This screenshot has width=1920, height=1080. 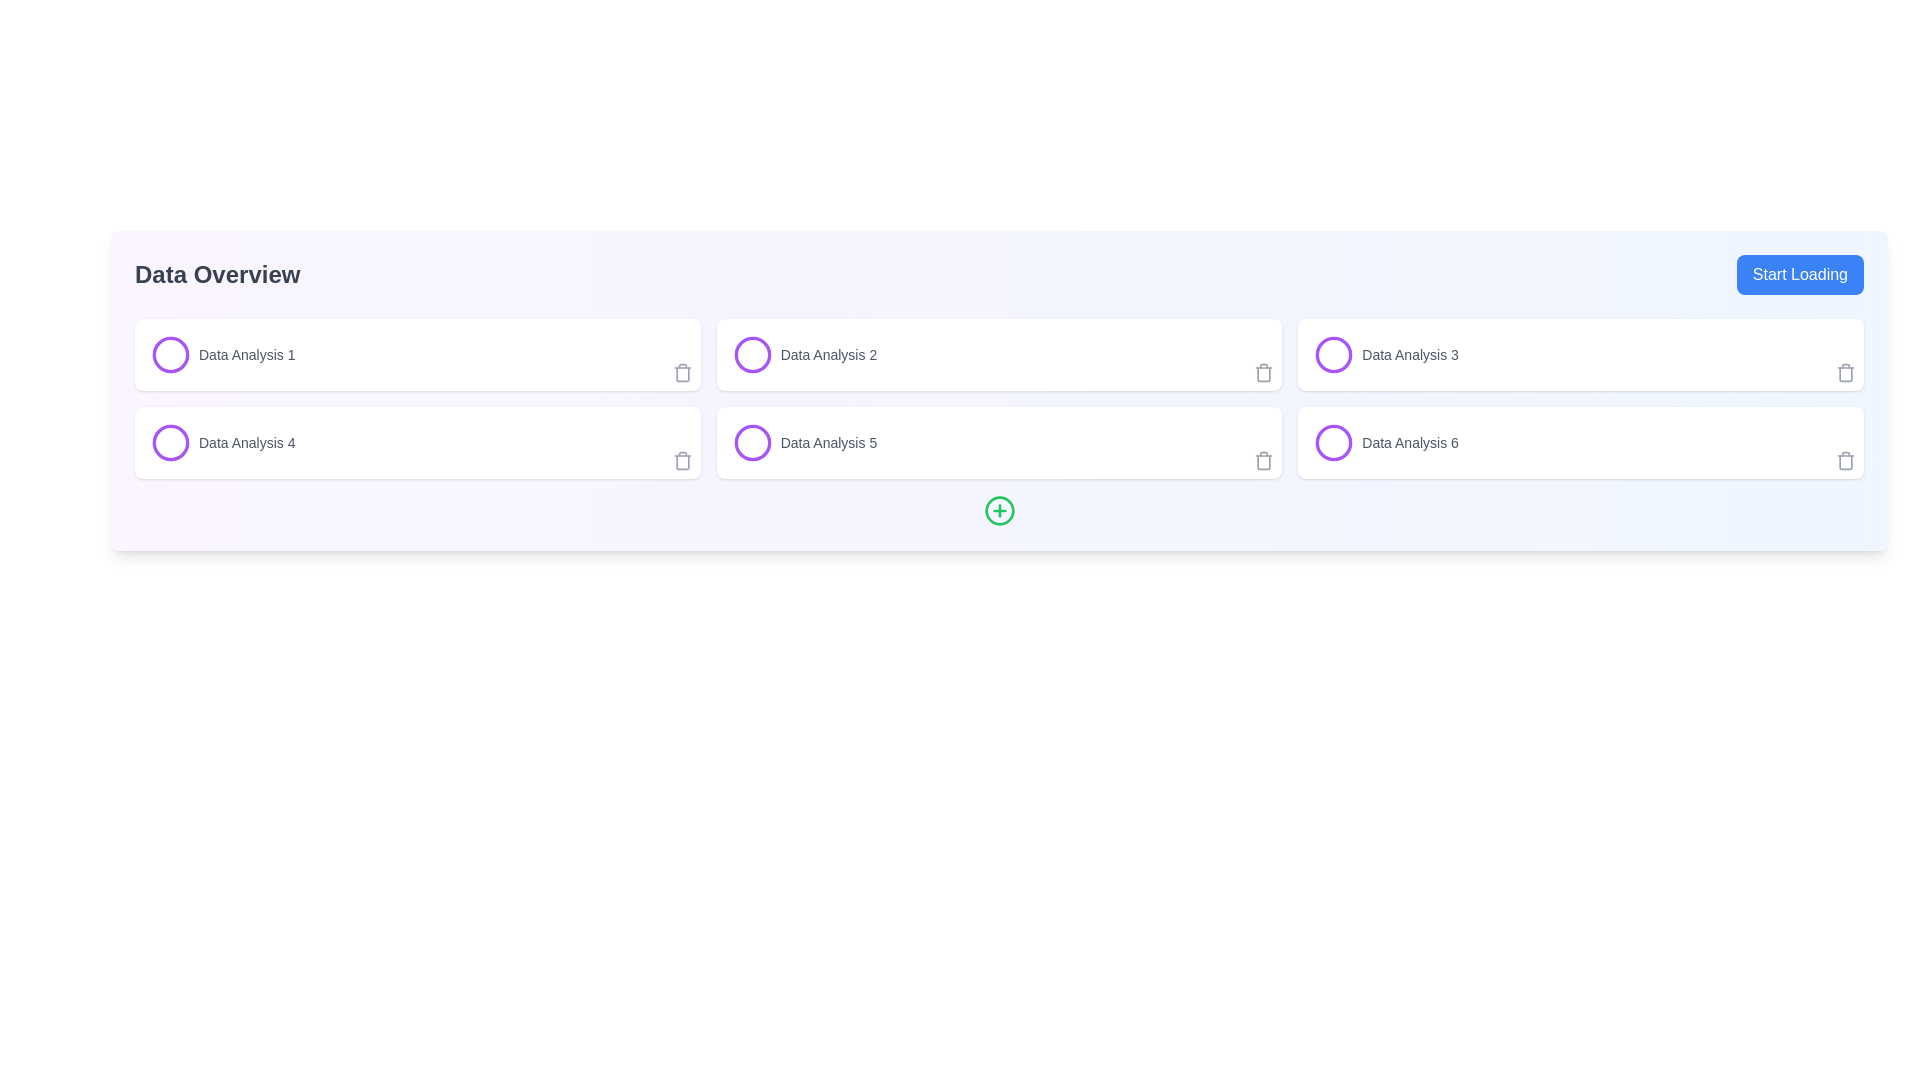 What do you see at coordinates (1800, 274) in the screenshot?
I see `the loading button located in the top-right corner of the 'Data Overview' section` at bounding box center [1800, 274].